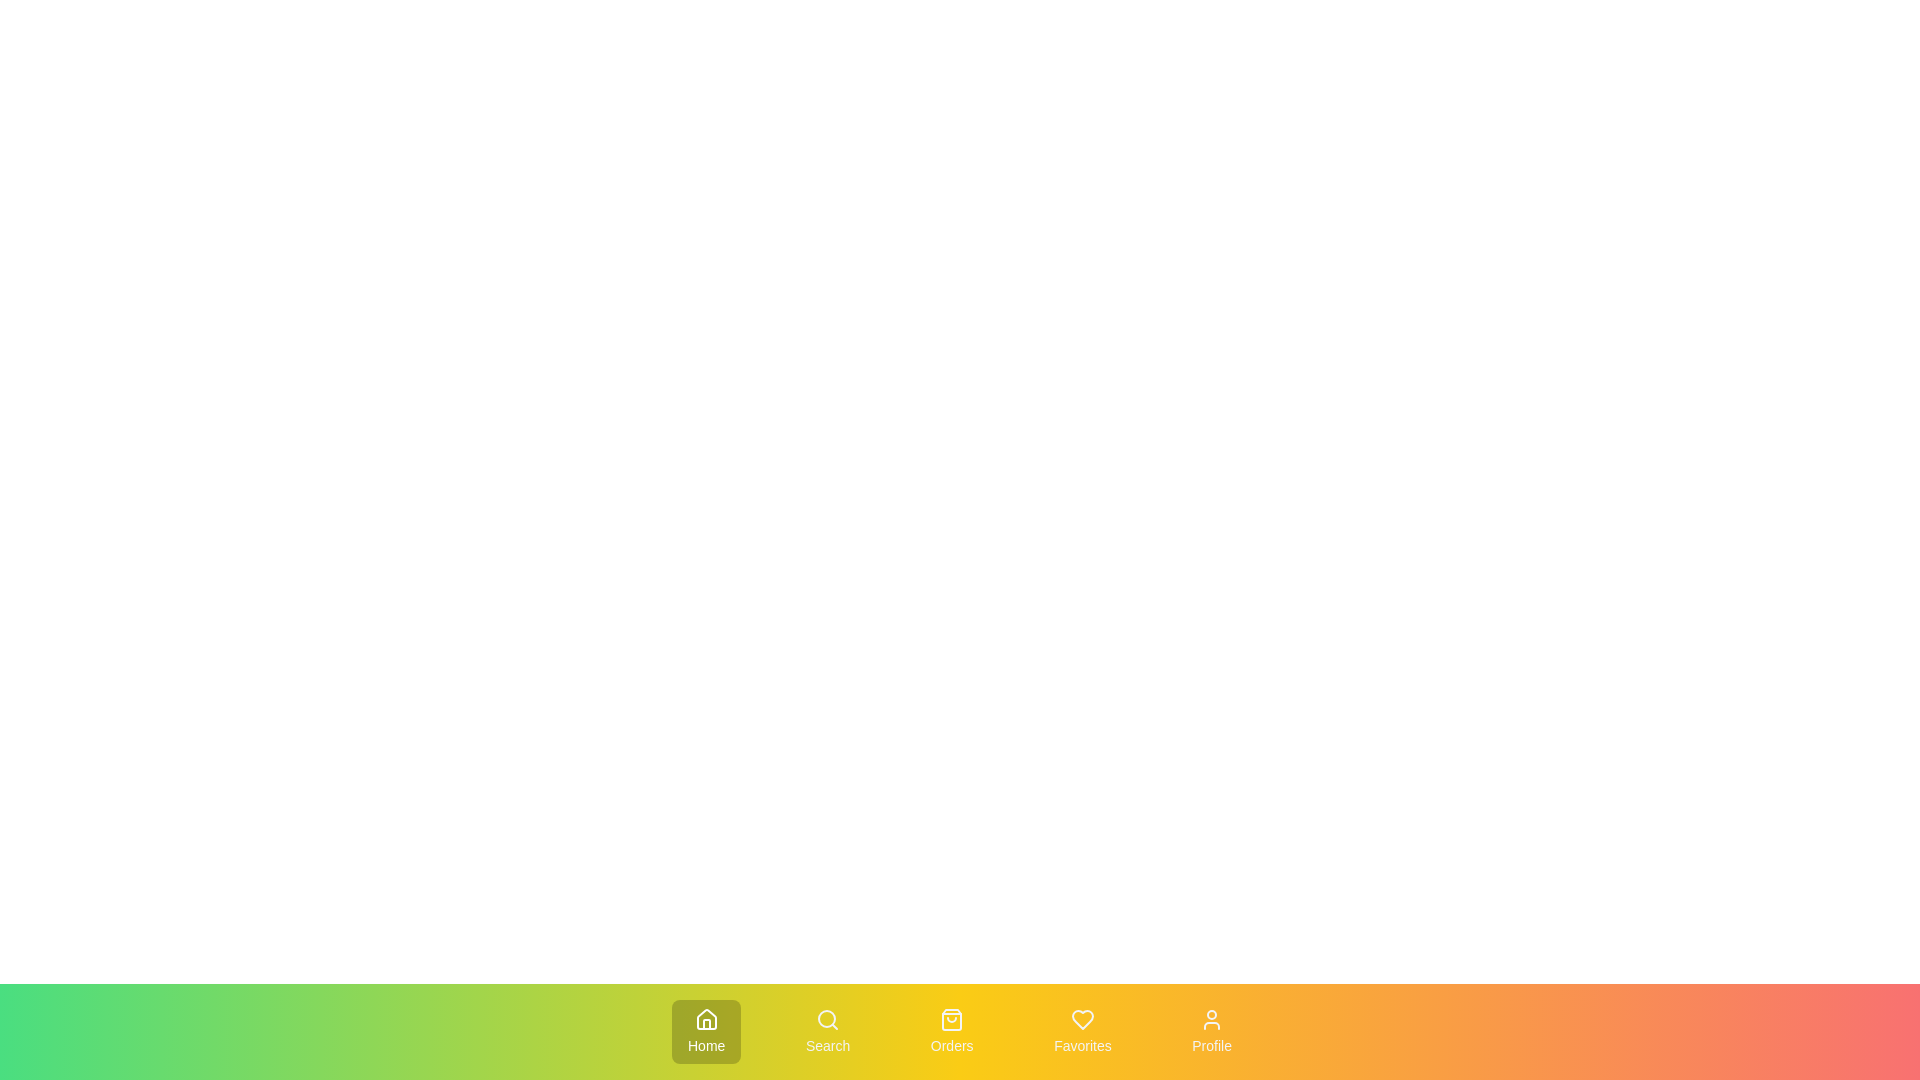  I want to click on the Search tab to observe the hover effect, so click(828, 1032).